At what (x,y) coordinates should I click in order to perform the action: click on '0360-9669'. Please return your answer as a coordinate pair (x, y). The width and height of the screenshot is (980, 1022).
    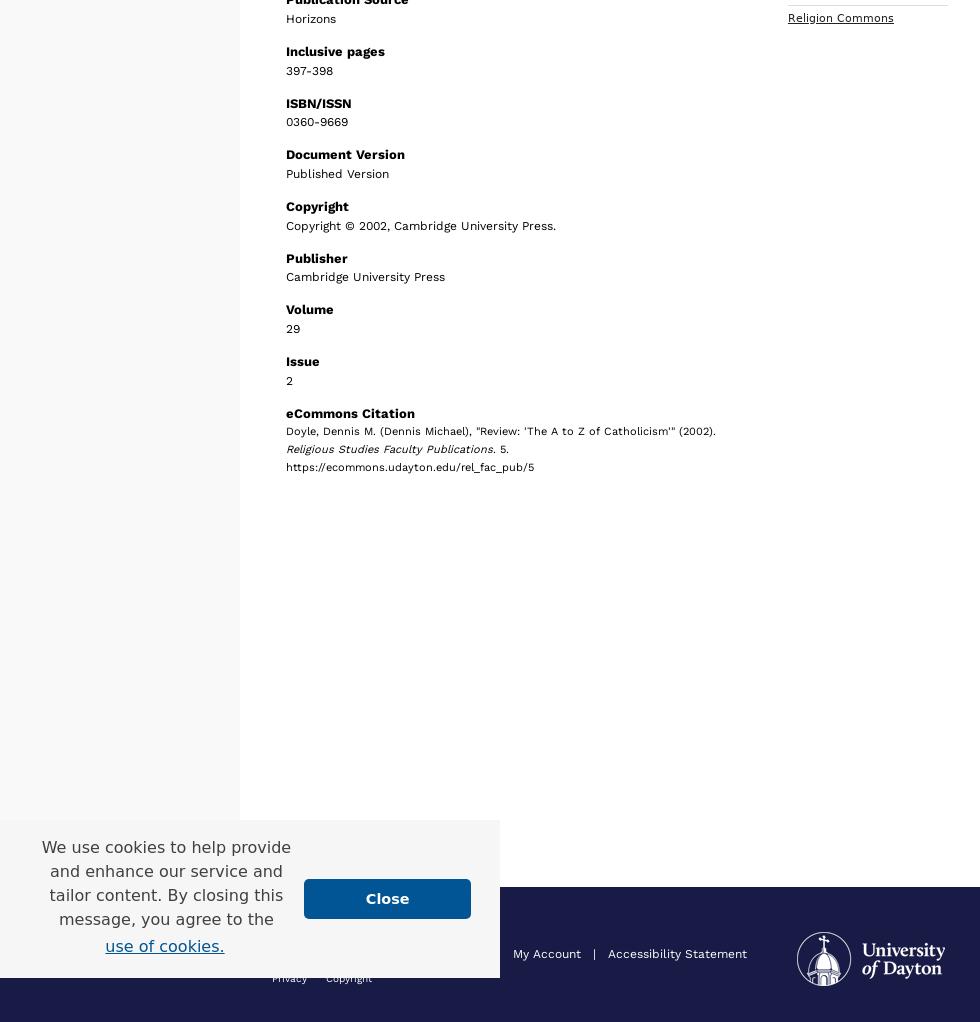
    Looking at the image, I should click on (317, 122).